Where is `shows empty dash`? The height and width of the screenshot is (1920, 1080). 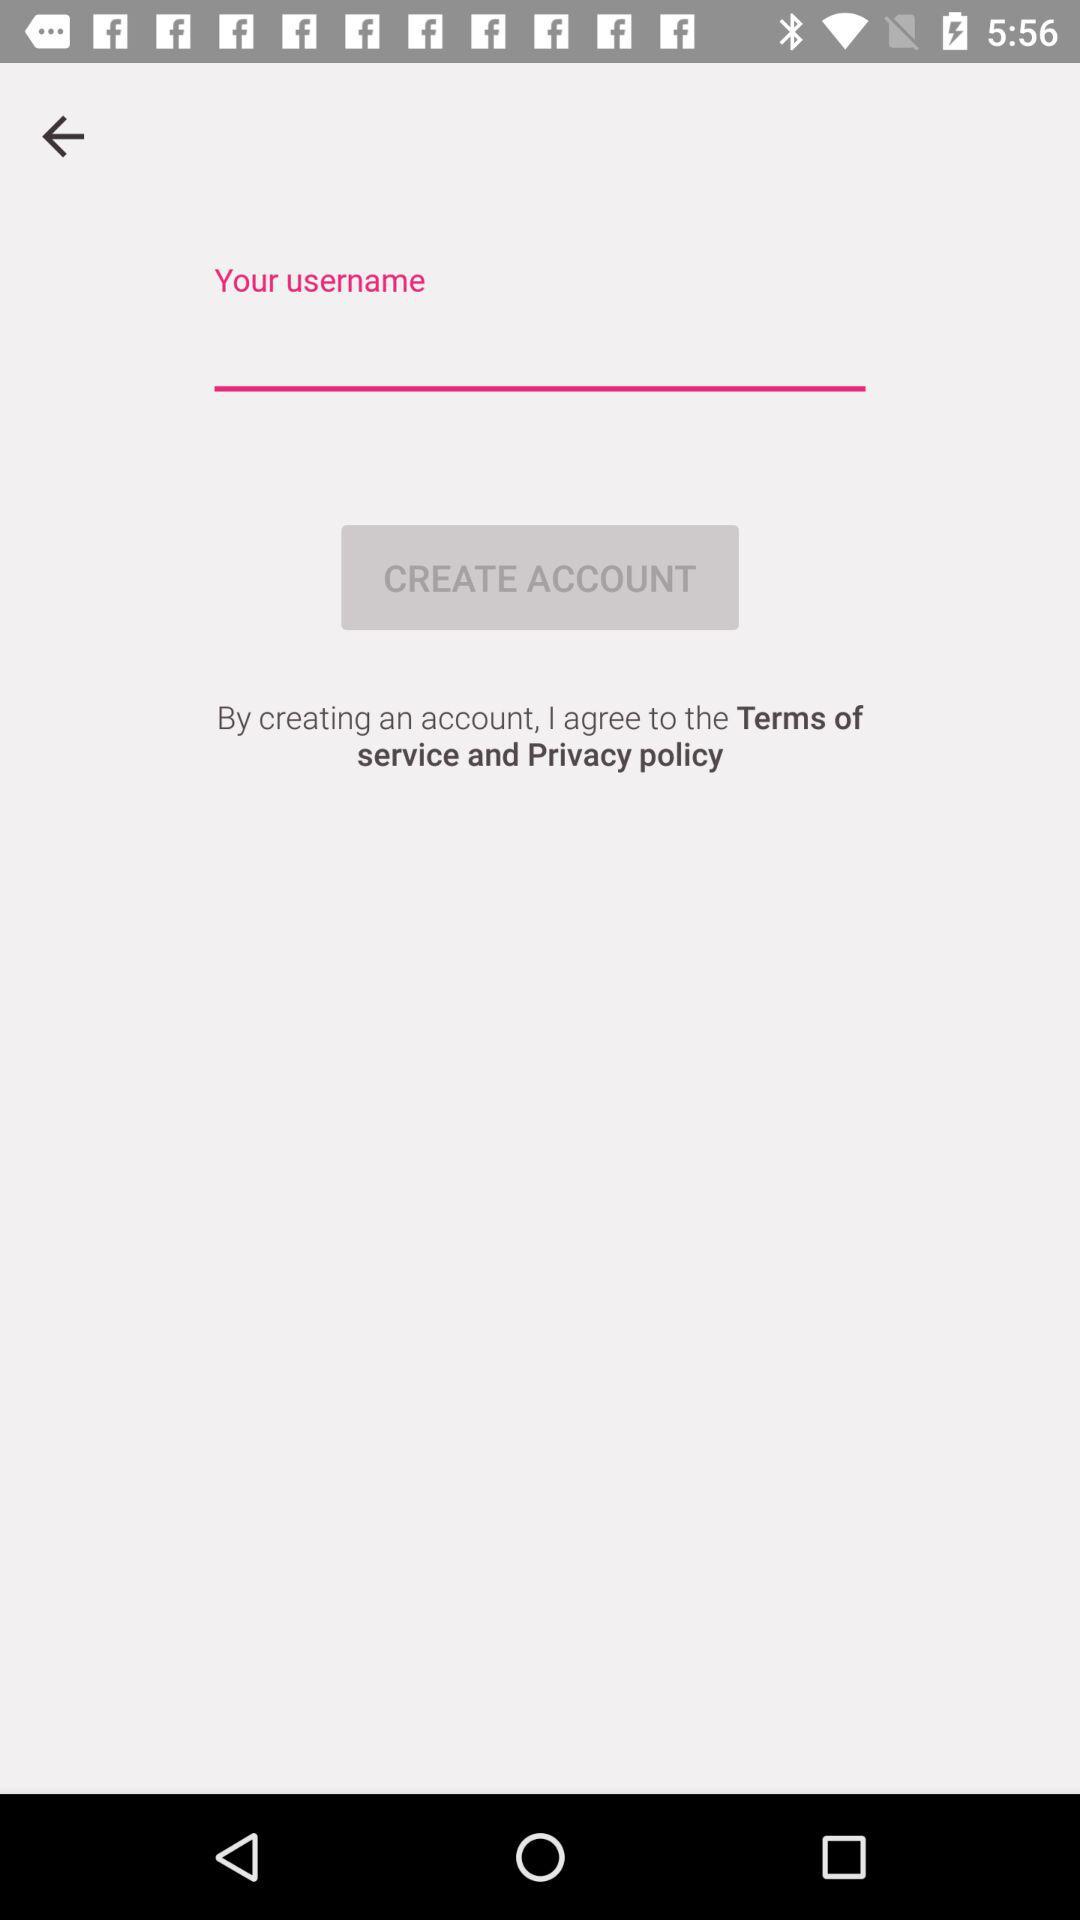
shows empty dash is located at coordinates (540, 350).